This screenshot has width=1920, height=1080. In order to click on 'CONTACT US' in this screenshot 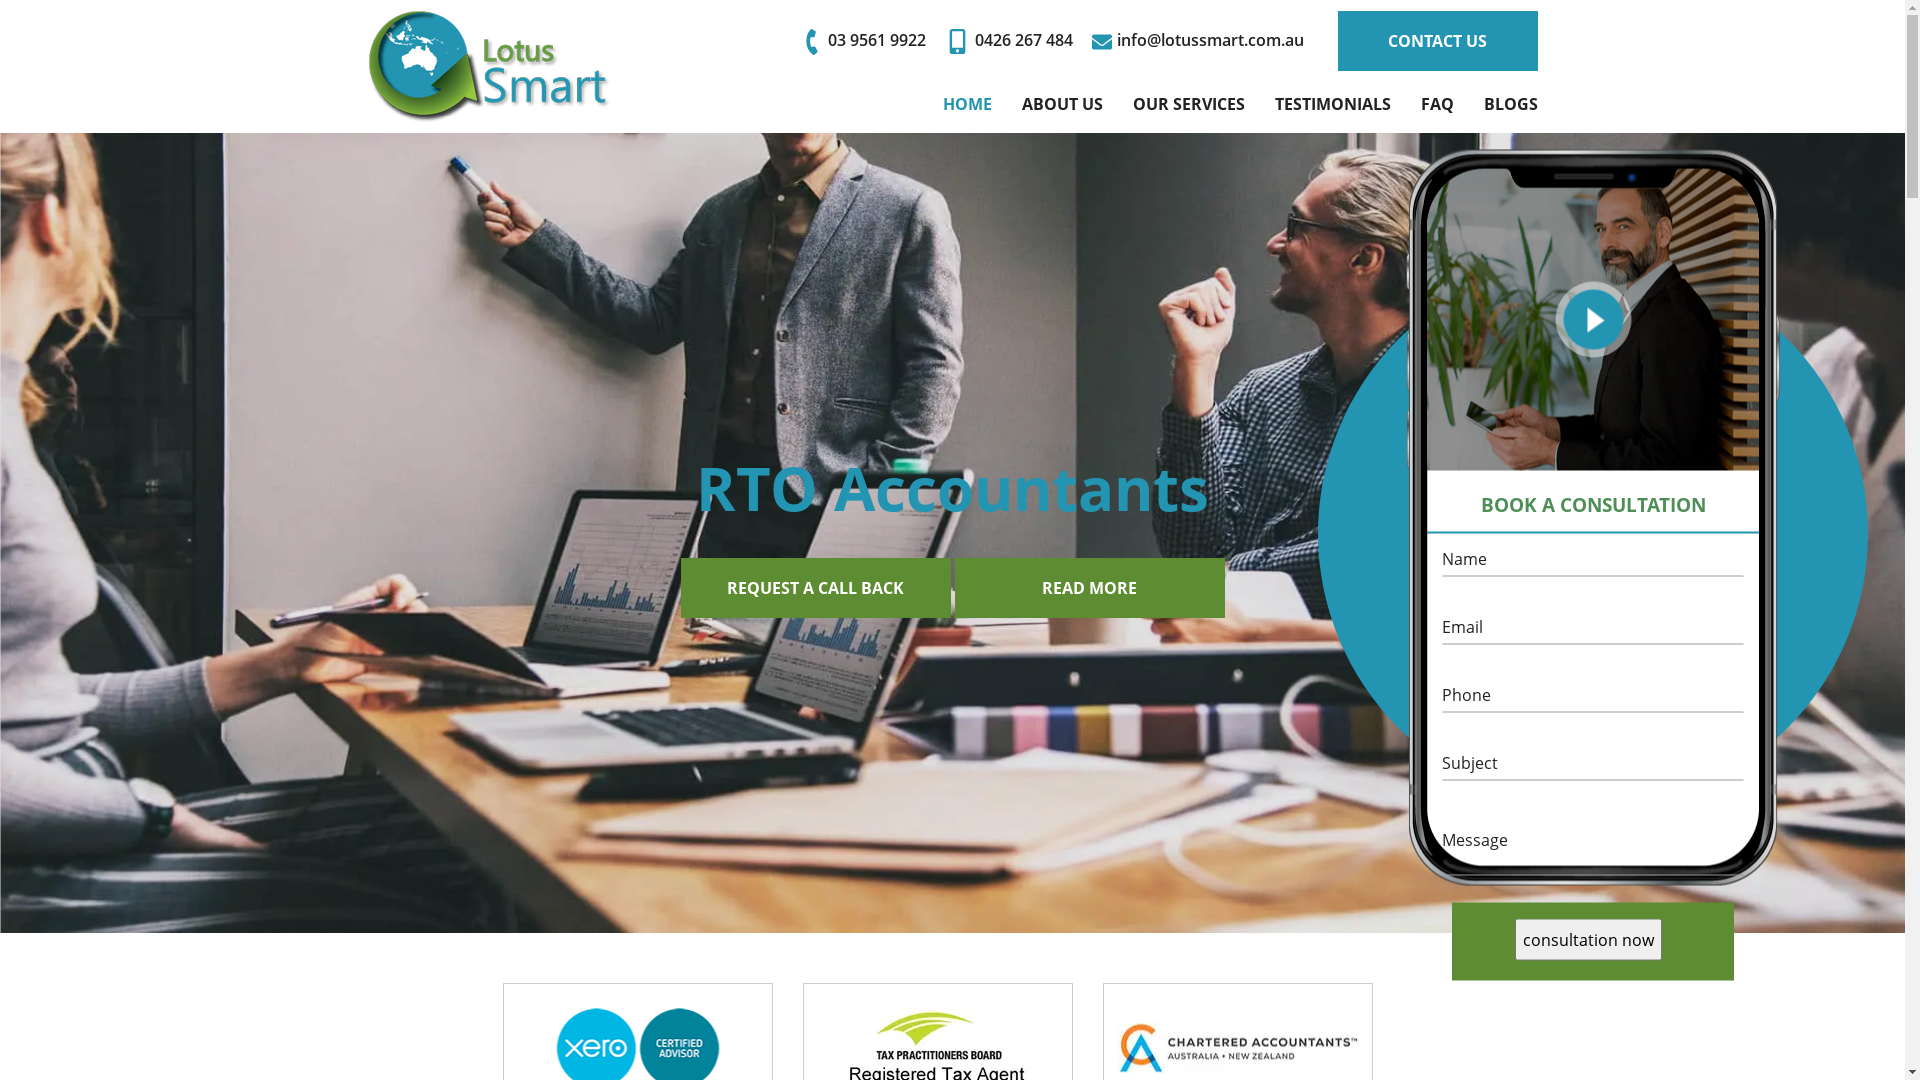, I will do `click(1338, 41)`.